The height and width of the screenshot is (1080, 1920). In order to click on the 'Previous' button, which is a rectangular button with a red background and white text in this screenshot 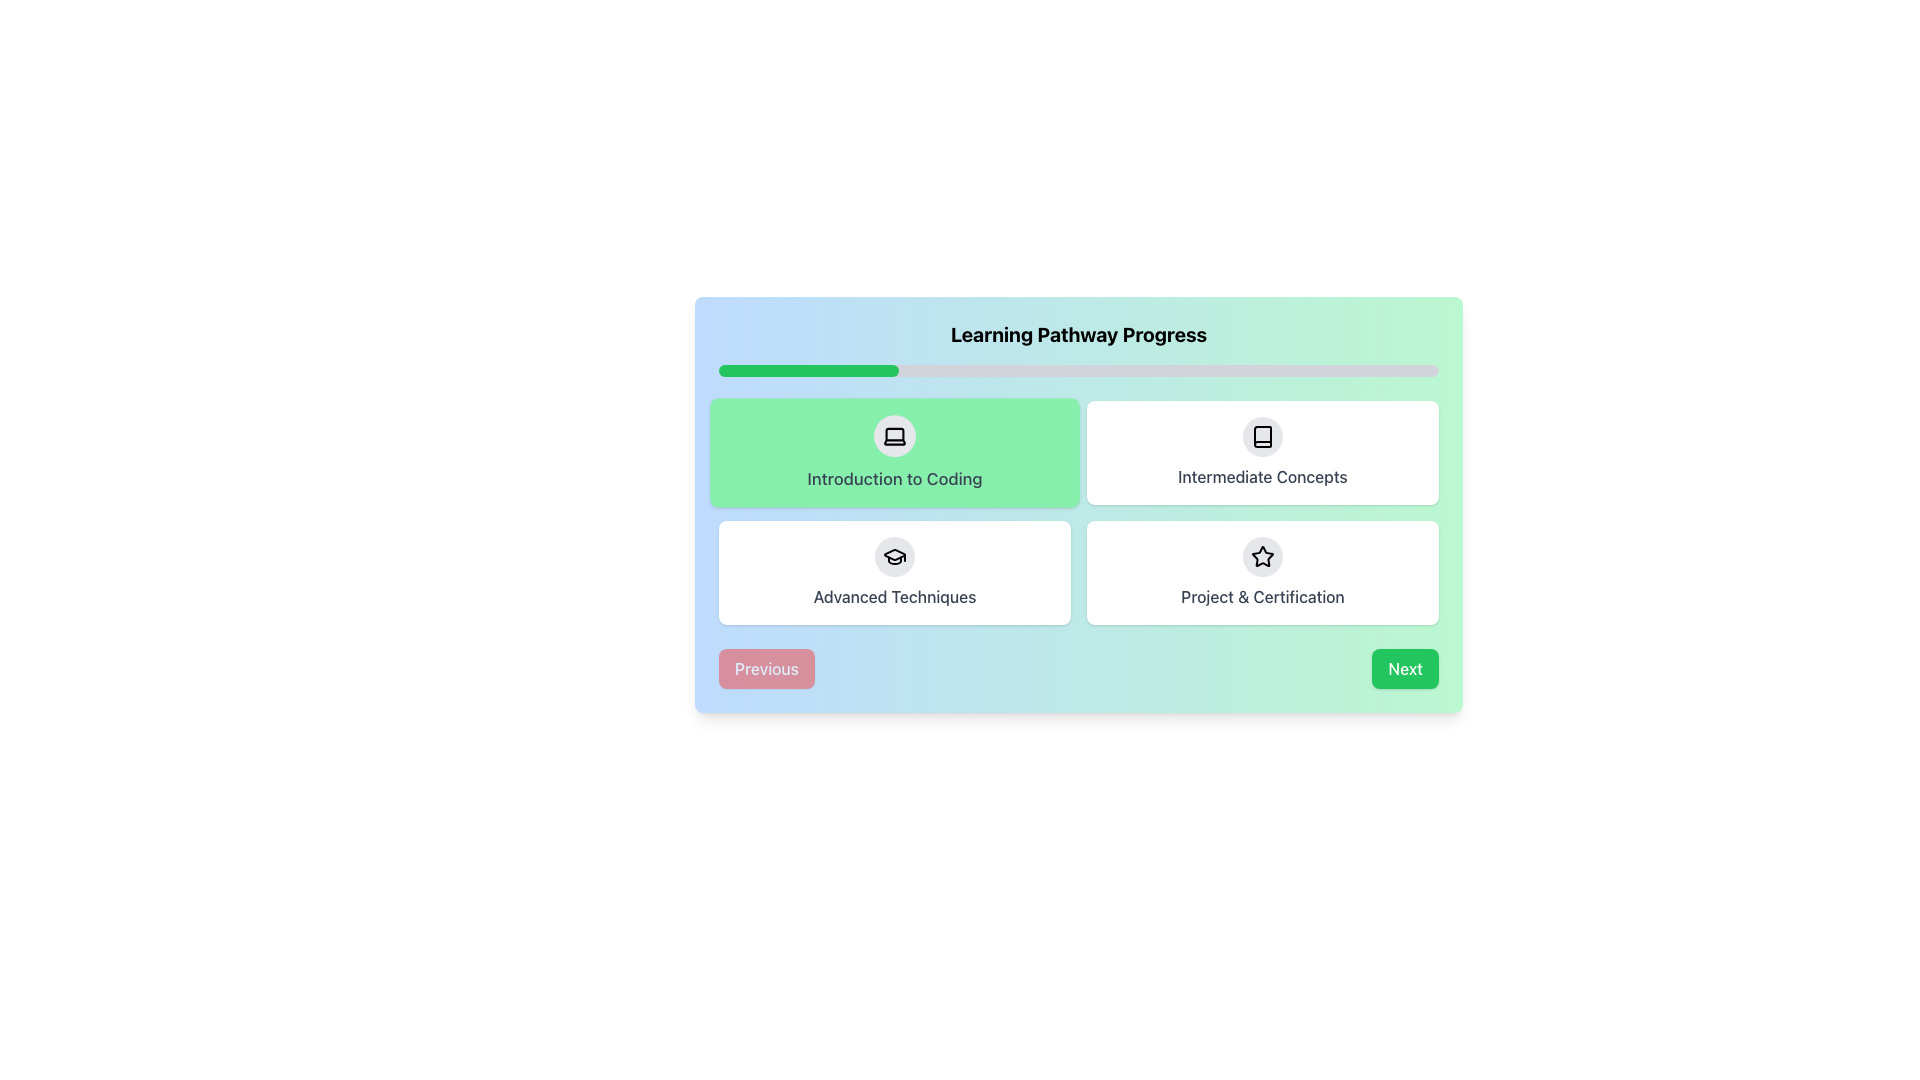, I will do `click(766, 668)`.